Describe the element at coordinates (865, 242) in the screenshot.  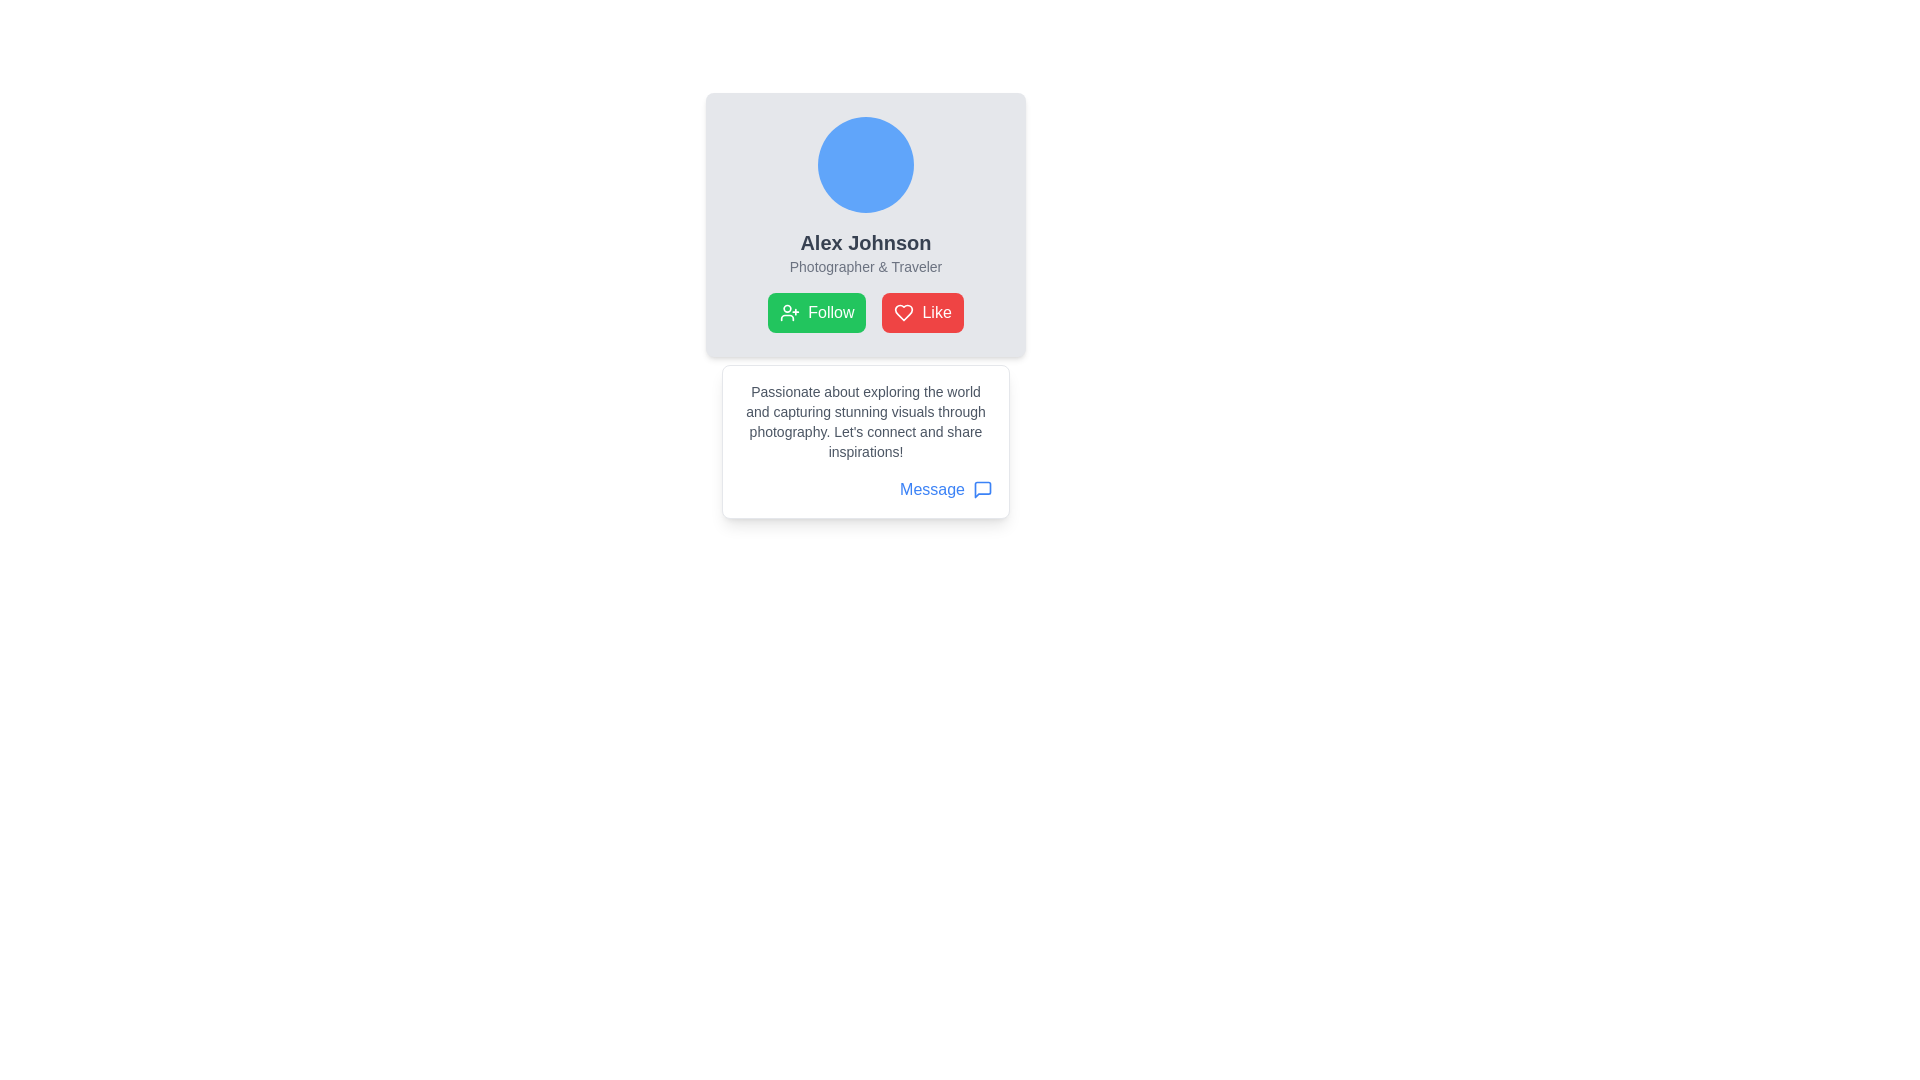
I see `the bold, large dark gray text displaying 'Alex Johnson', which is the primary identification of the profile, located below the avatar image and above the subtitle text 'Photographer & Traveler'` at that location.